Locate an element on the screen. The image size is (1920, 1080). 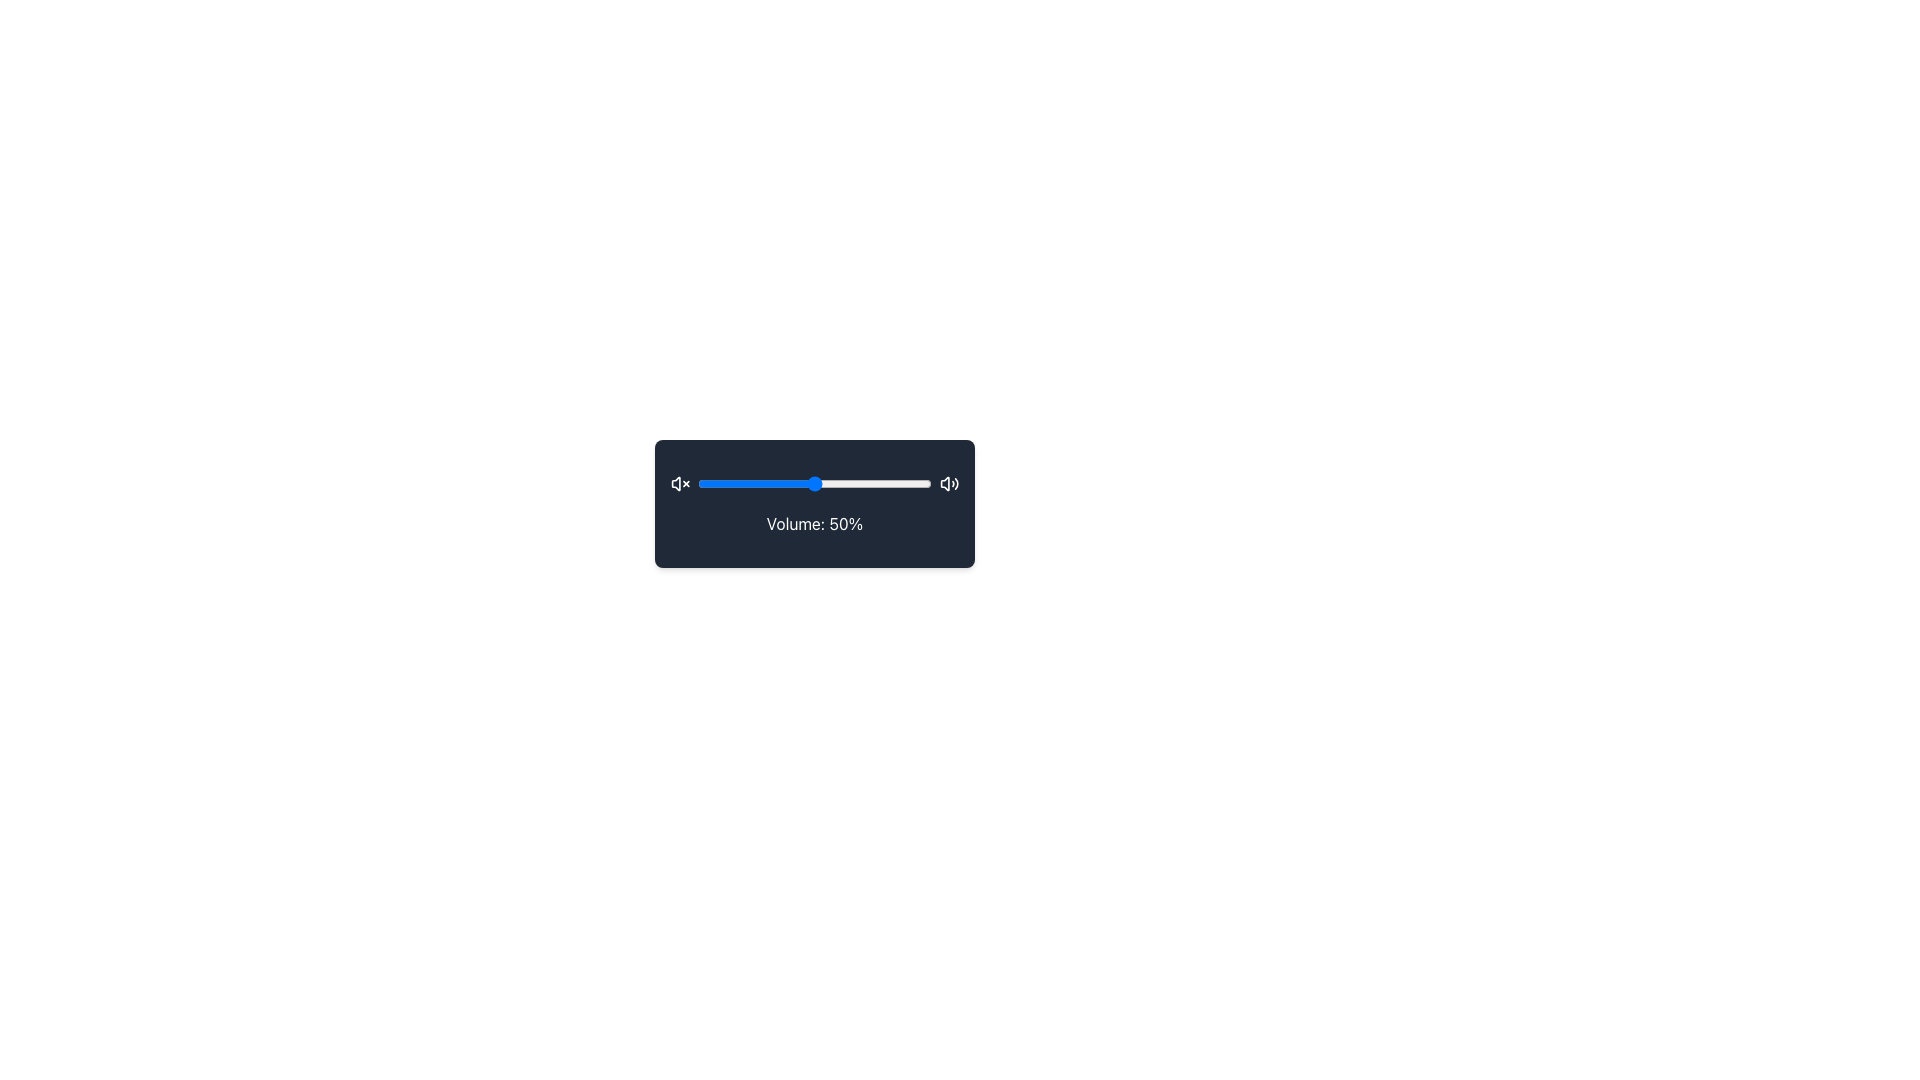
the volume is located at coordinates (707, 483).